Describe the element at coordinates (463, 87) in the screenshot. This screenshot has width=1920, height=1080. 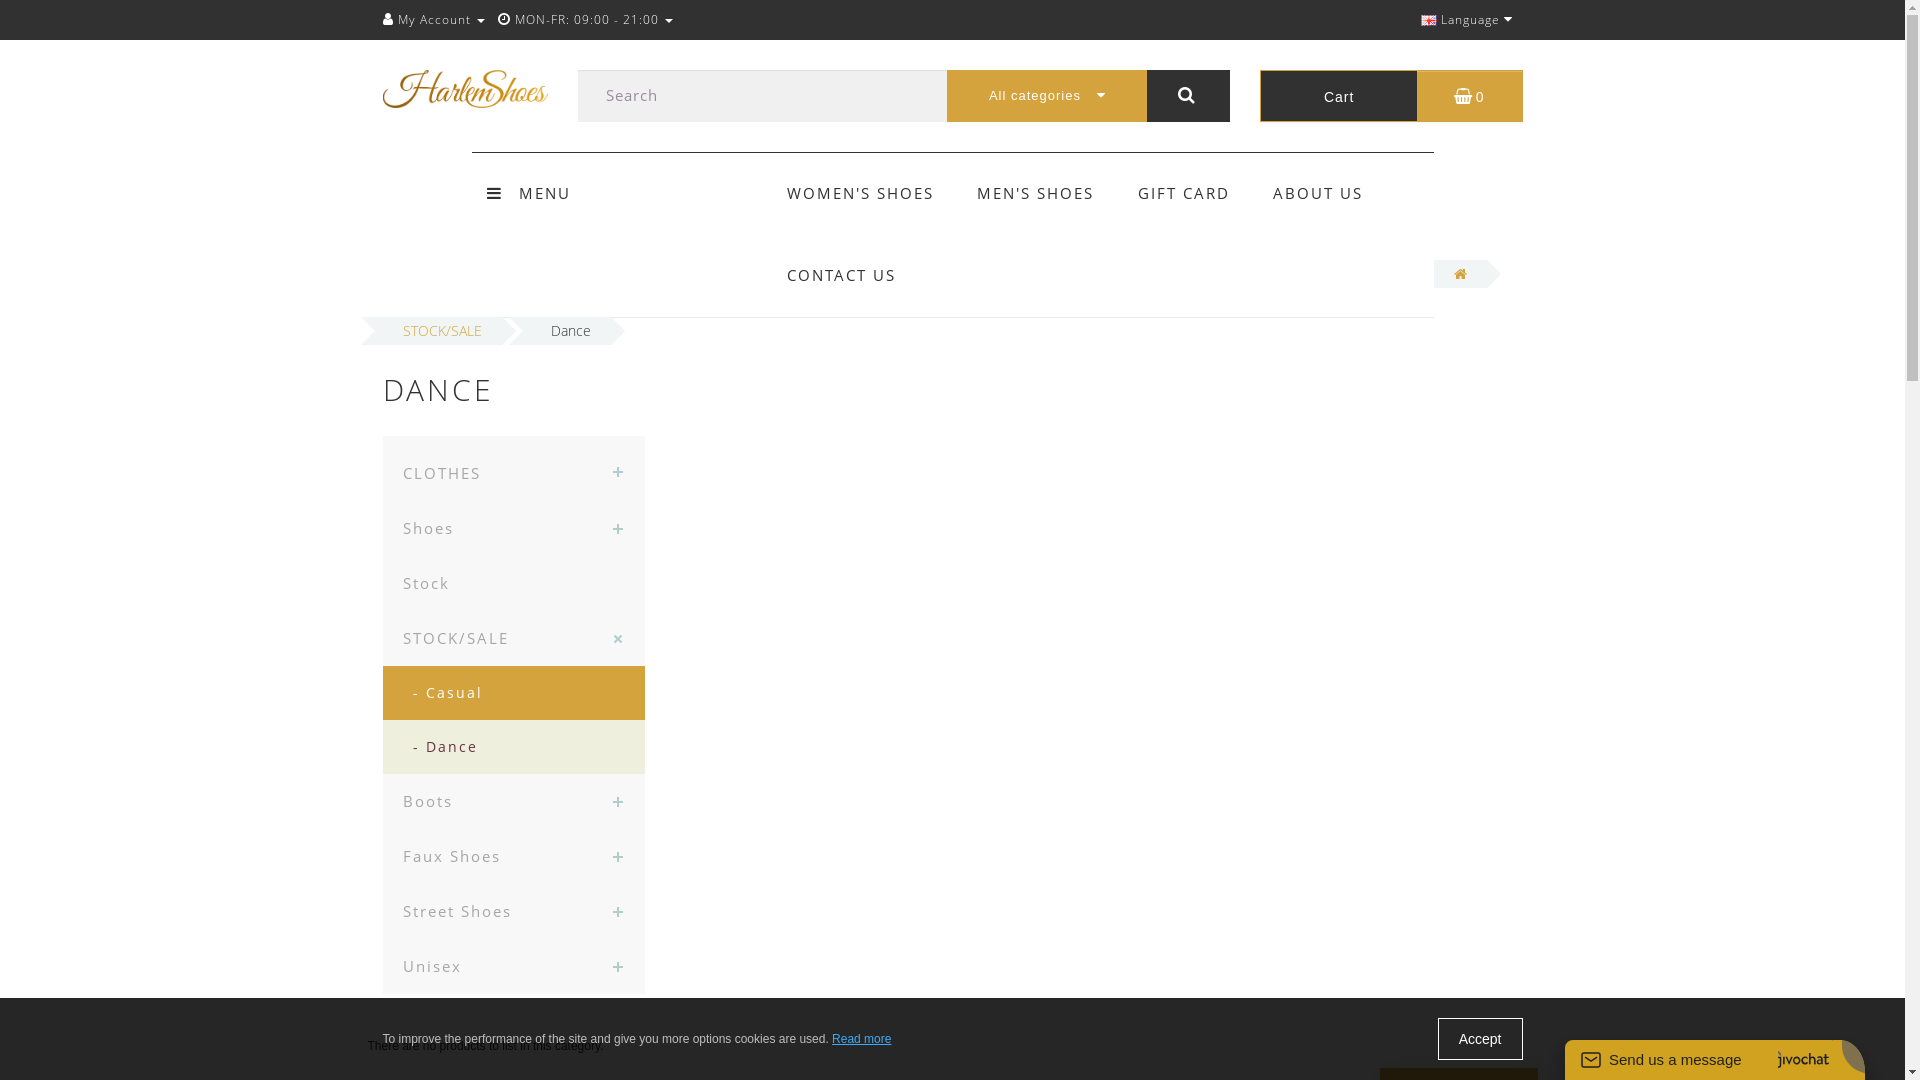
I see `'Store HarlemShoes'` at that location.